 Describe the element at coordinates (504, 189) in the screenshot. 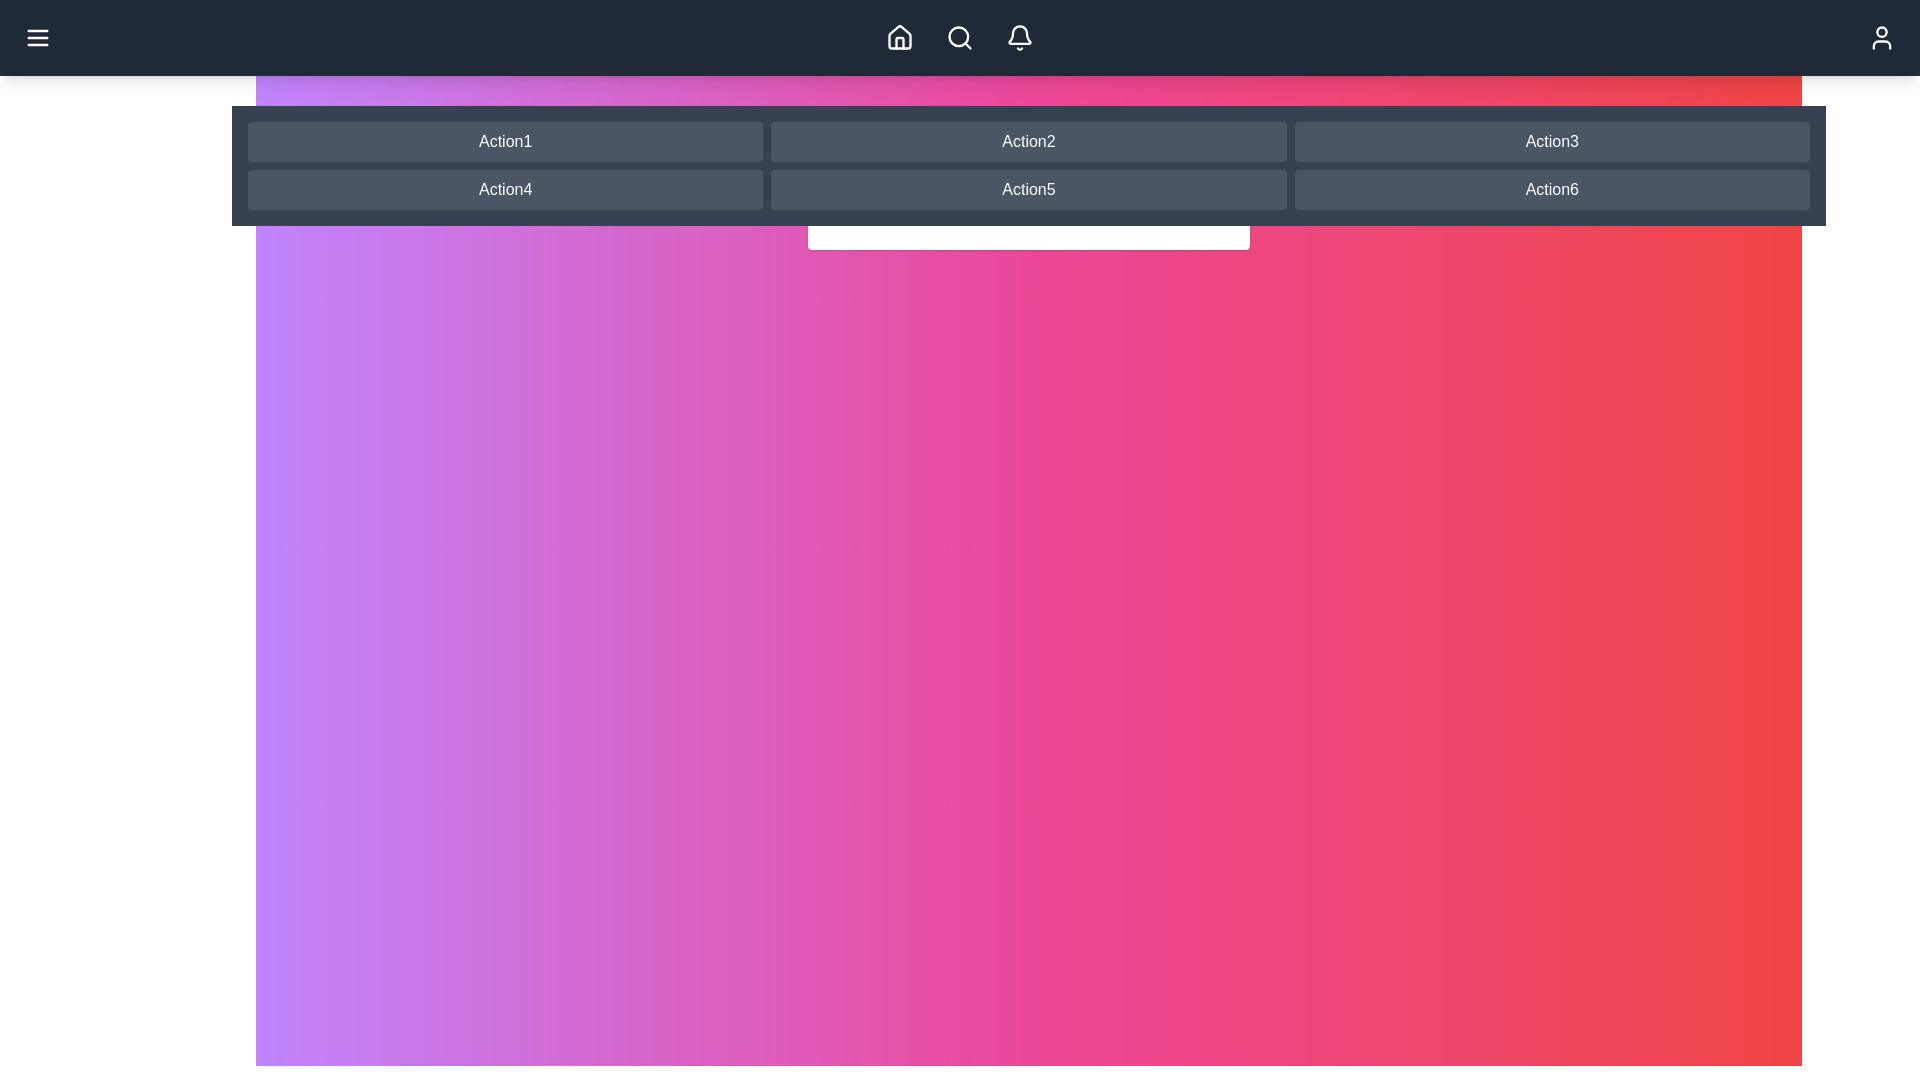

I see `the navigation button labeled Action4` at that location.